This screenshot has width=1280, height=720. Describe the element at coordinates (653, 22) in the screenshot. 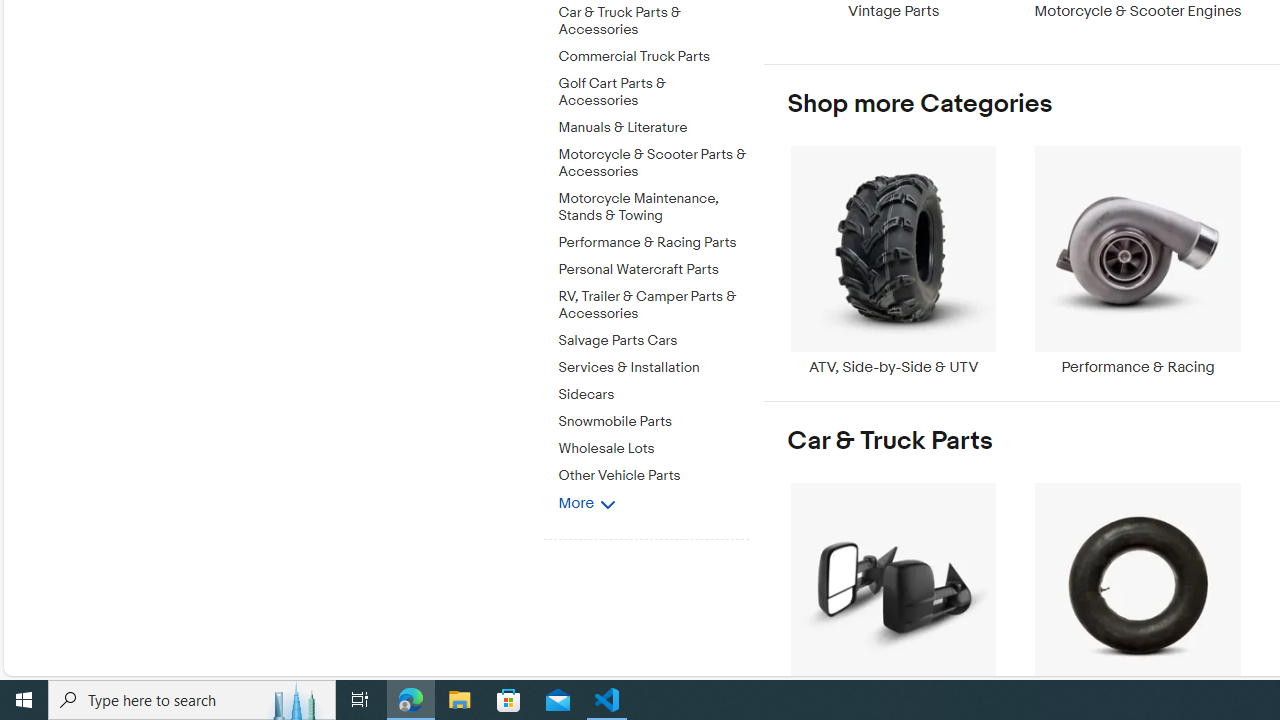

I see `'Car & Truck Parts & Accessories'` at that location.